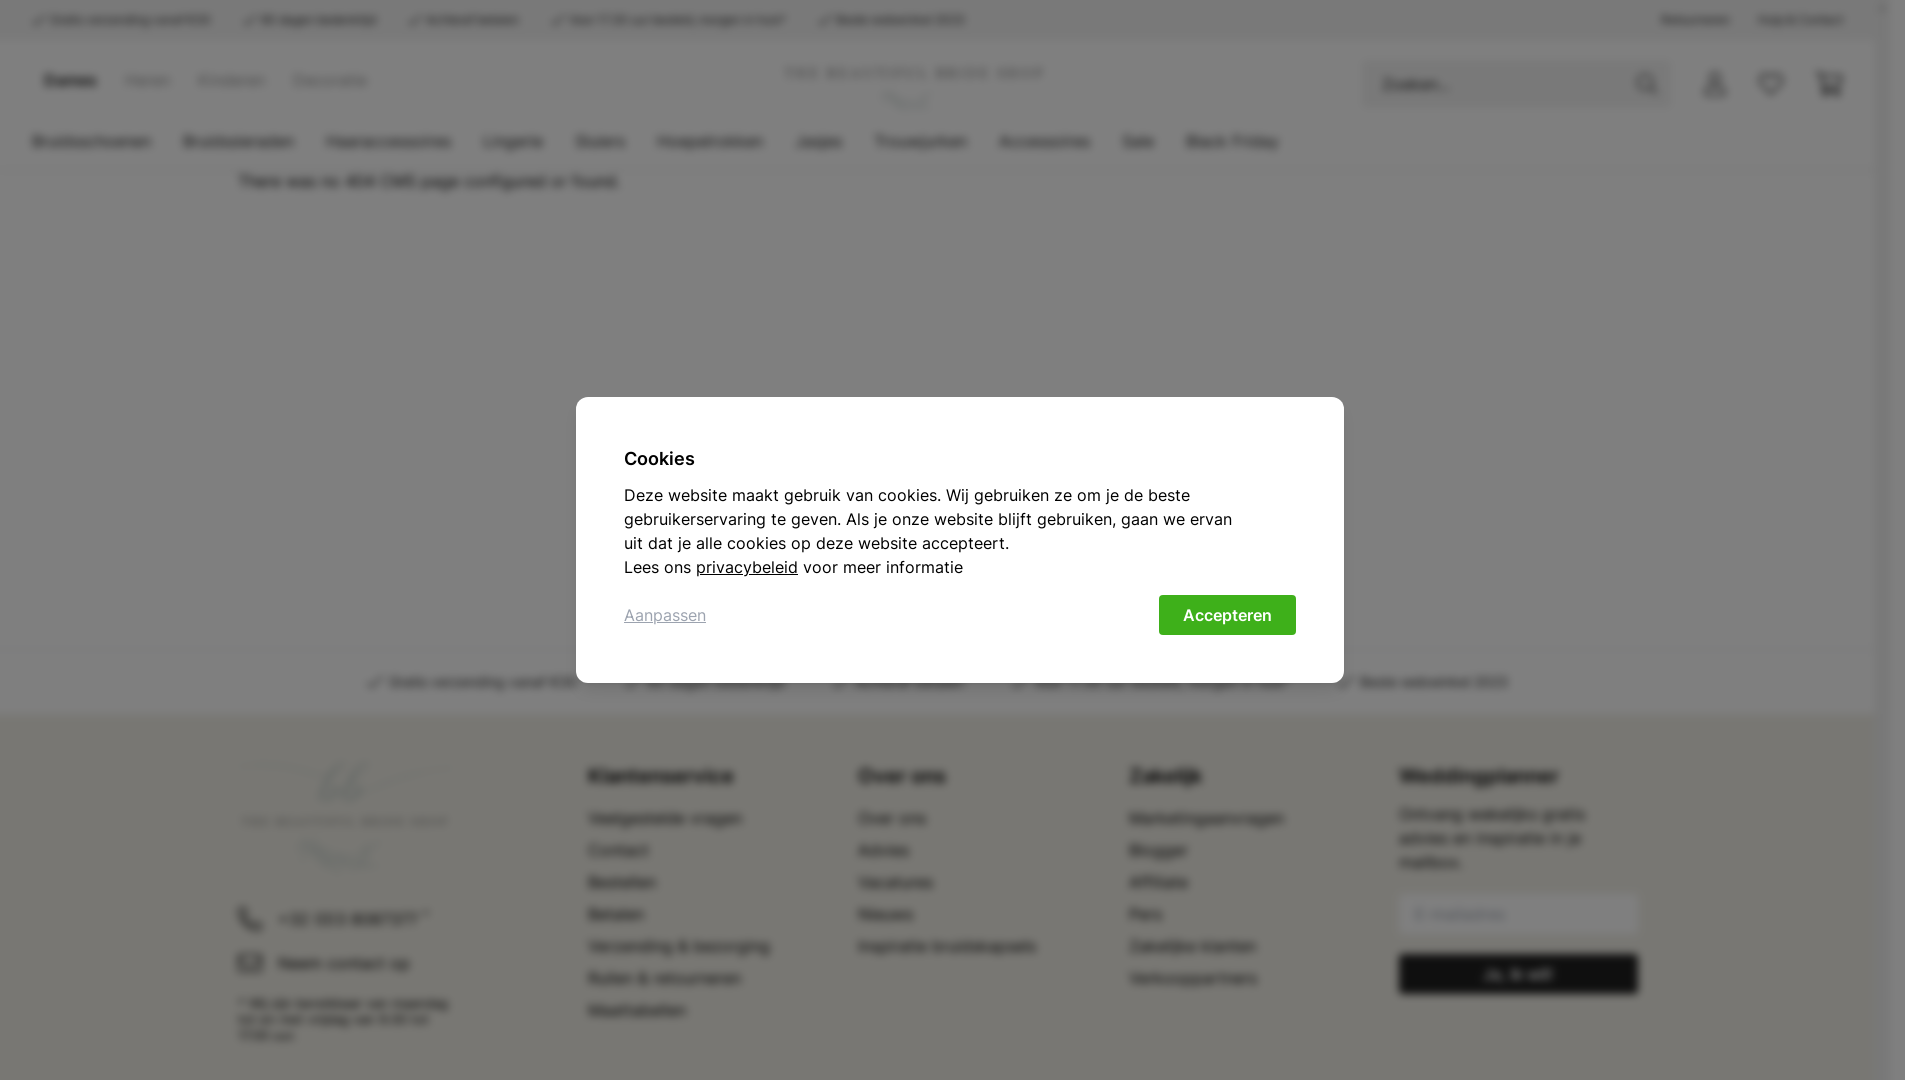 This screenshot has width=1920, height=1080. What do you see at coordinates (1204, 817) in the screenshot?
I see `'Marketingaanvragen'` at bounding box center [1204, 817].